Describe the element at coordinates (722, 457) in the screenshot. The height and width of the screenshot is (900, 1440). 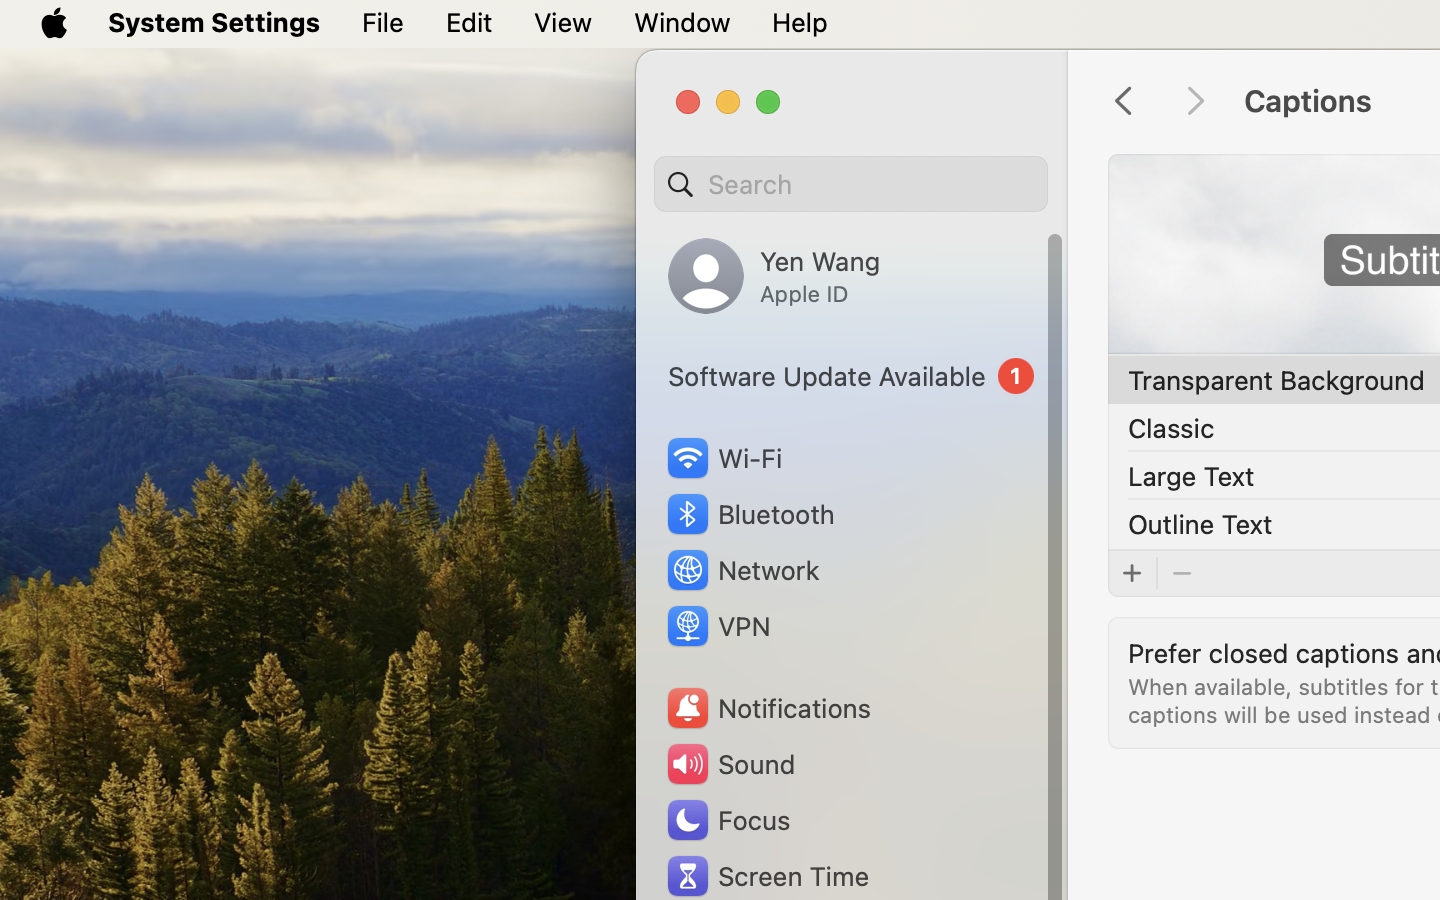
I see `'Wi‑Fi'` at that location.